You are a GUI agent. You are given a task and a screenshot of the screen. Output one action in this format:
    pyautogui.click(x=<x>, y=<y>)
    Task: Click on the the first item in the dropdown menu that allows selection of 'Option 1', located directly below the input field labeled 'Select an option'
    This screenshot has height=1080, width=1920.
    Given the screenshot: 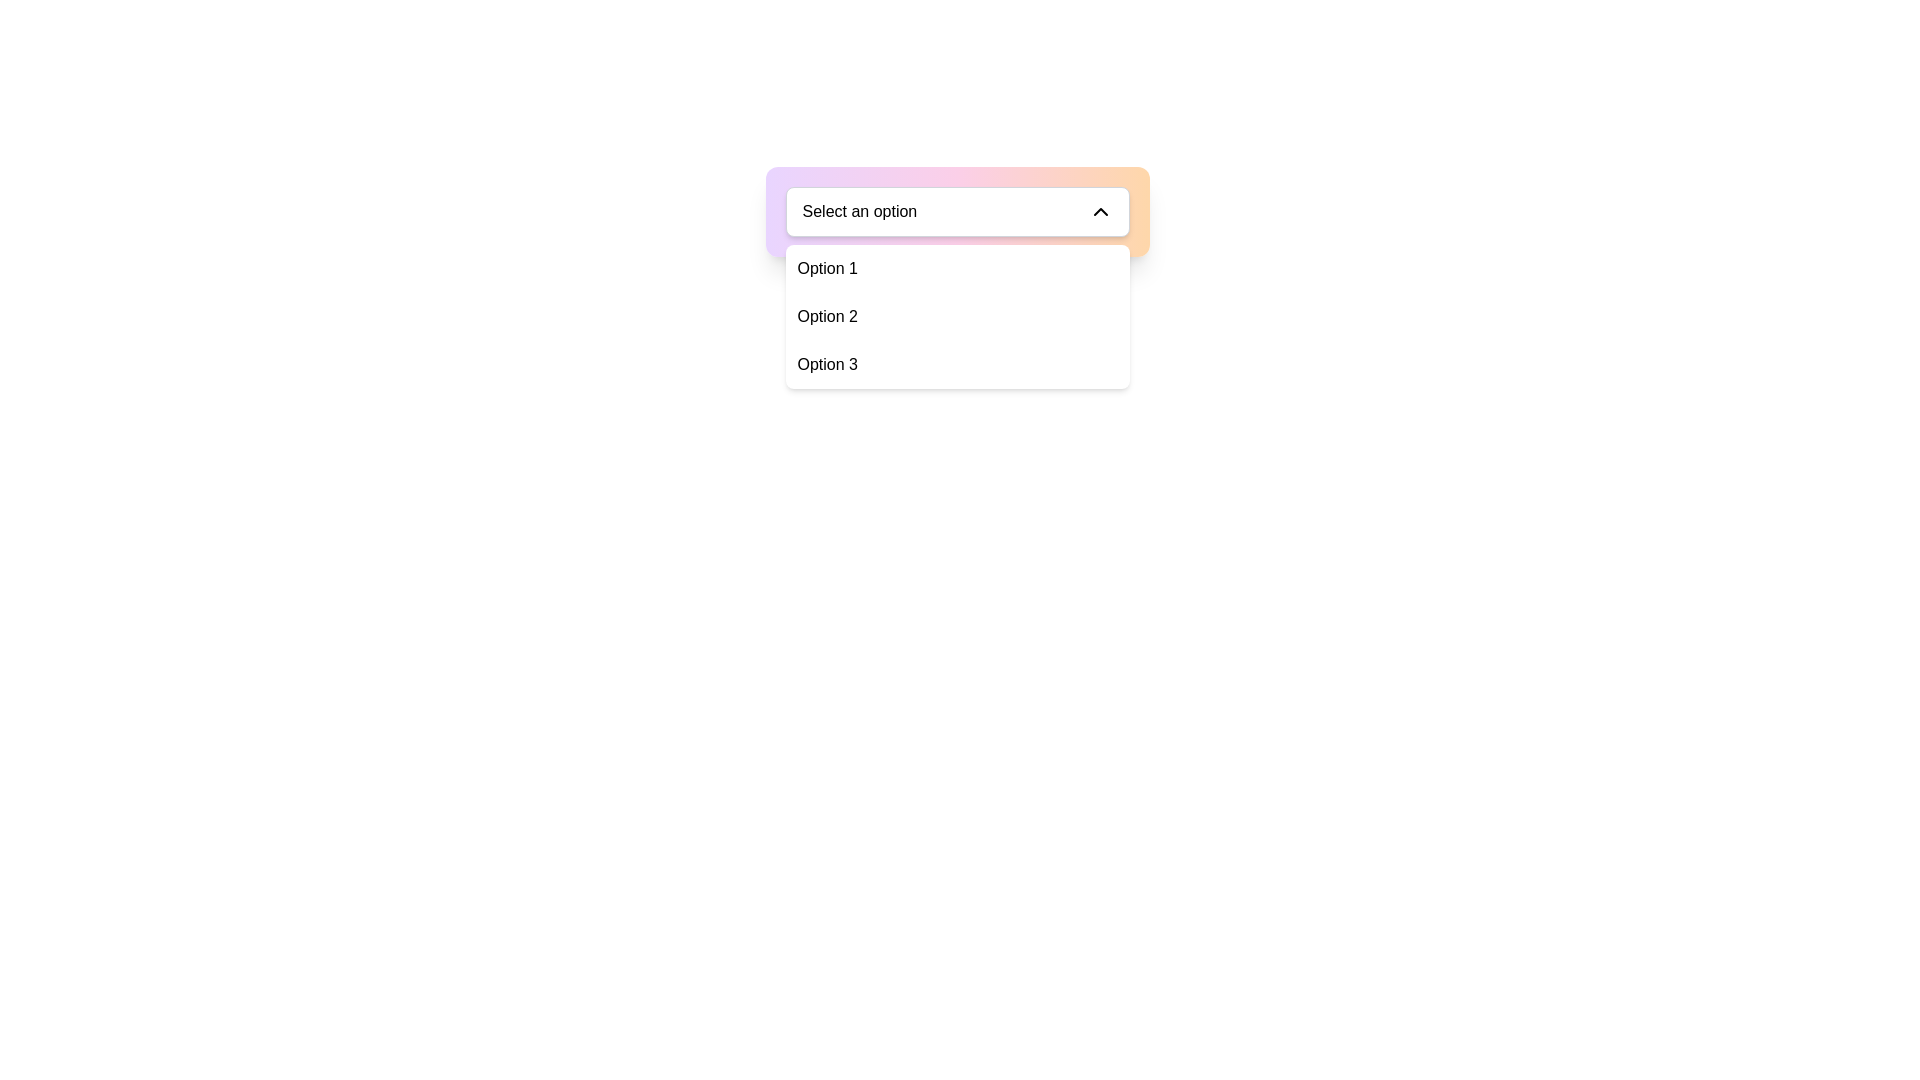 What is the action you would take?
    pyautogui.click(x=827, y=268)
    